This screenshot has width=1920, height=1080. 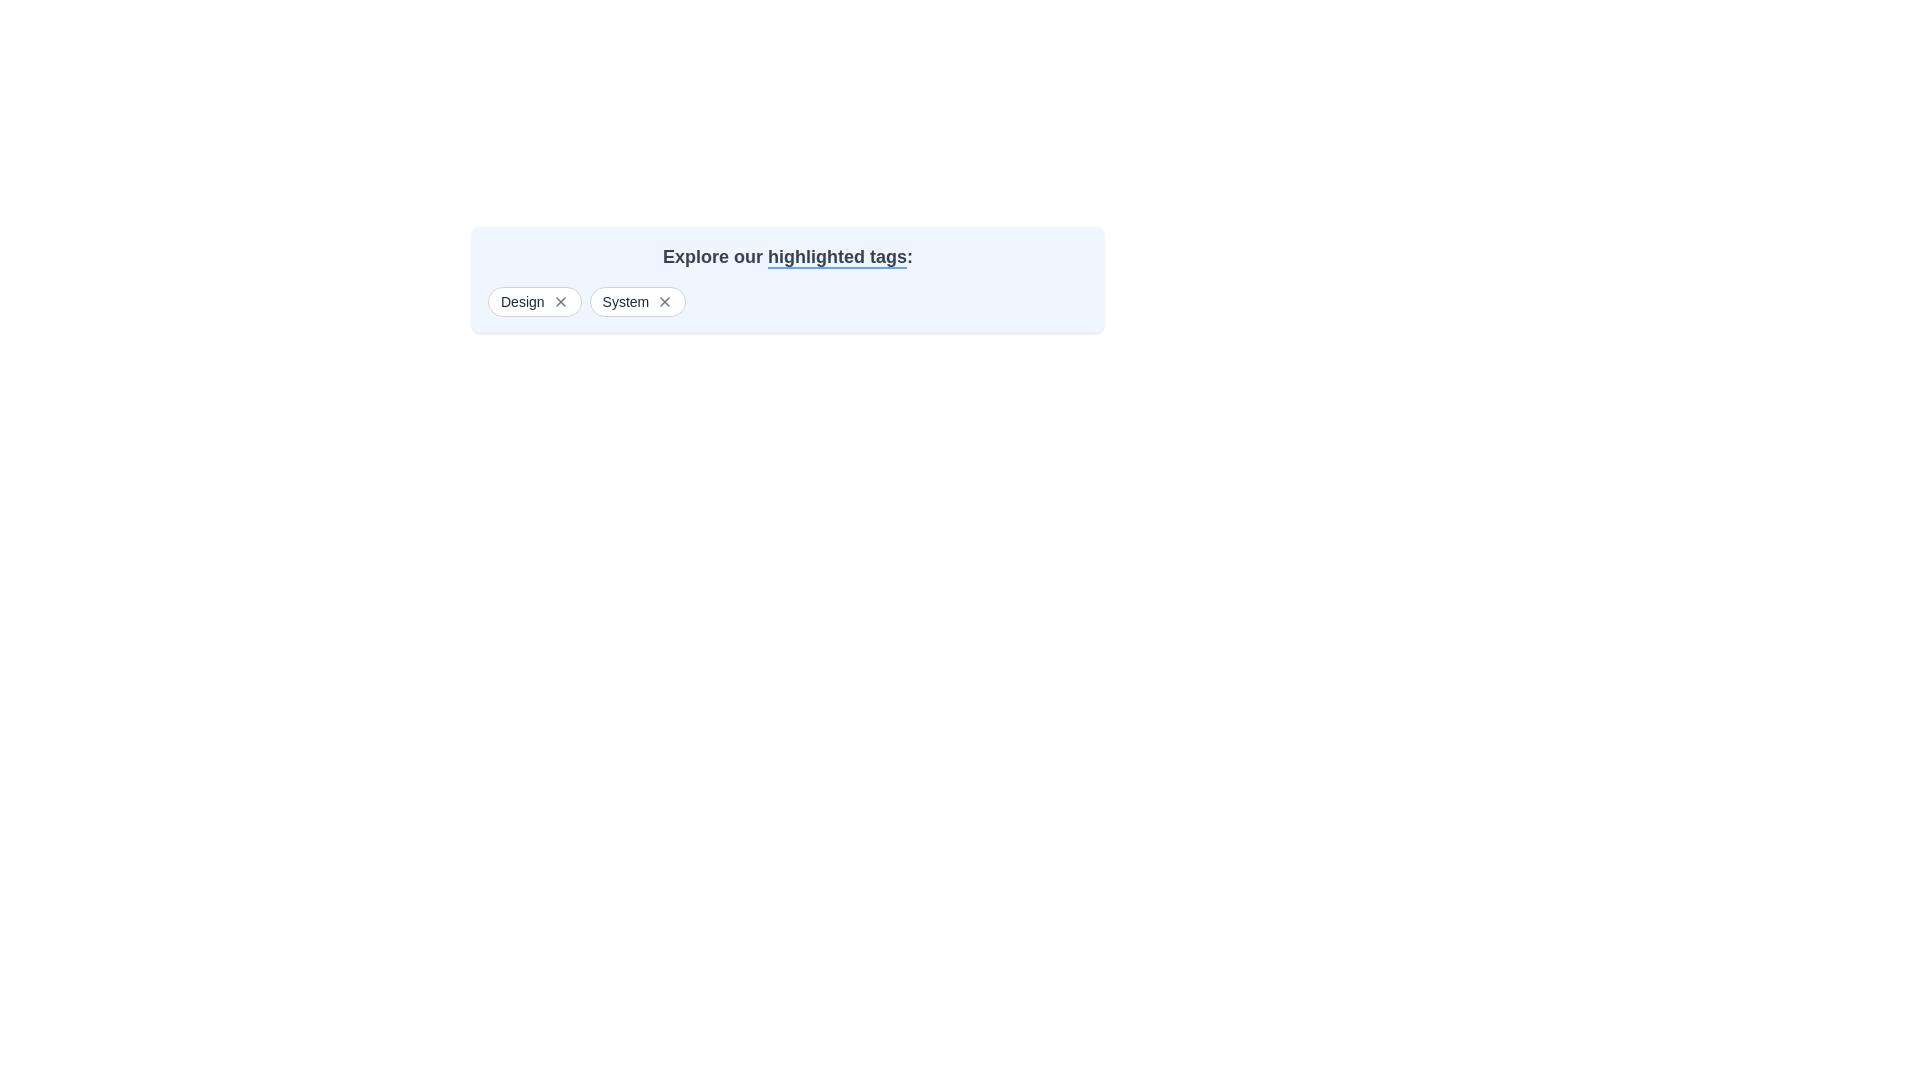 What do you see at coordinates (624, 301) in the screenshot?
I see `the text label displaying the word 'System', which is styled in gray and located between the 'Design' label and an 'X' icon` at bounding box center [624, 301].